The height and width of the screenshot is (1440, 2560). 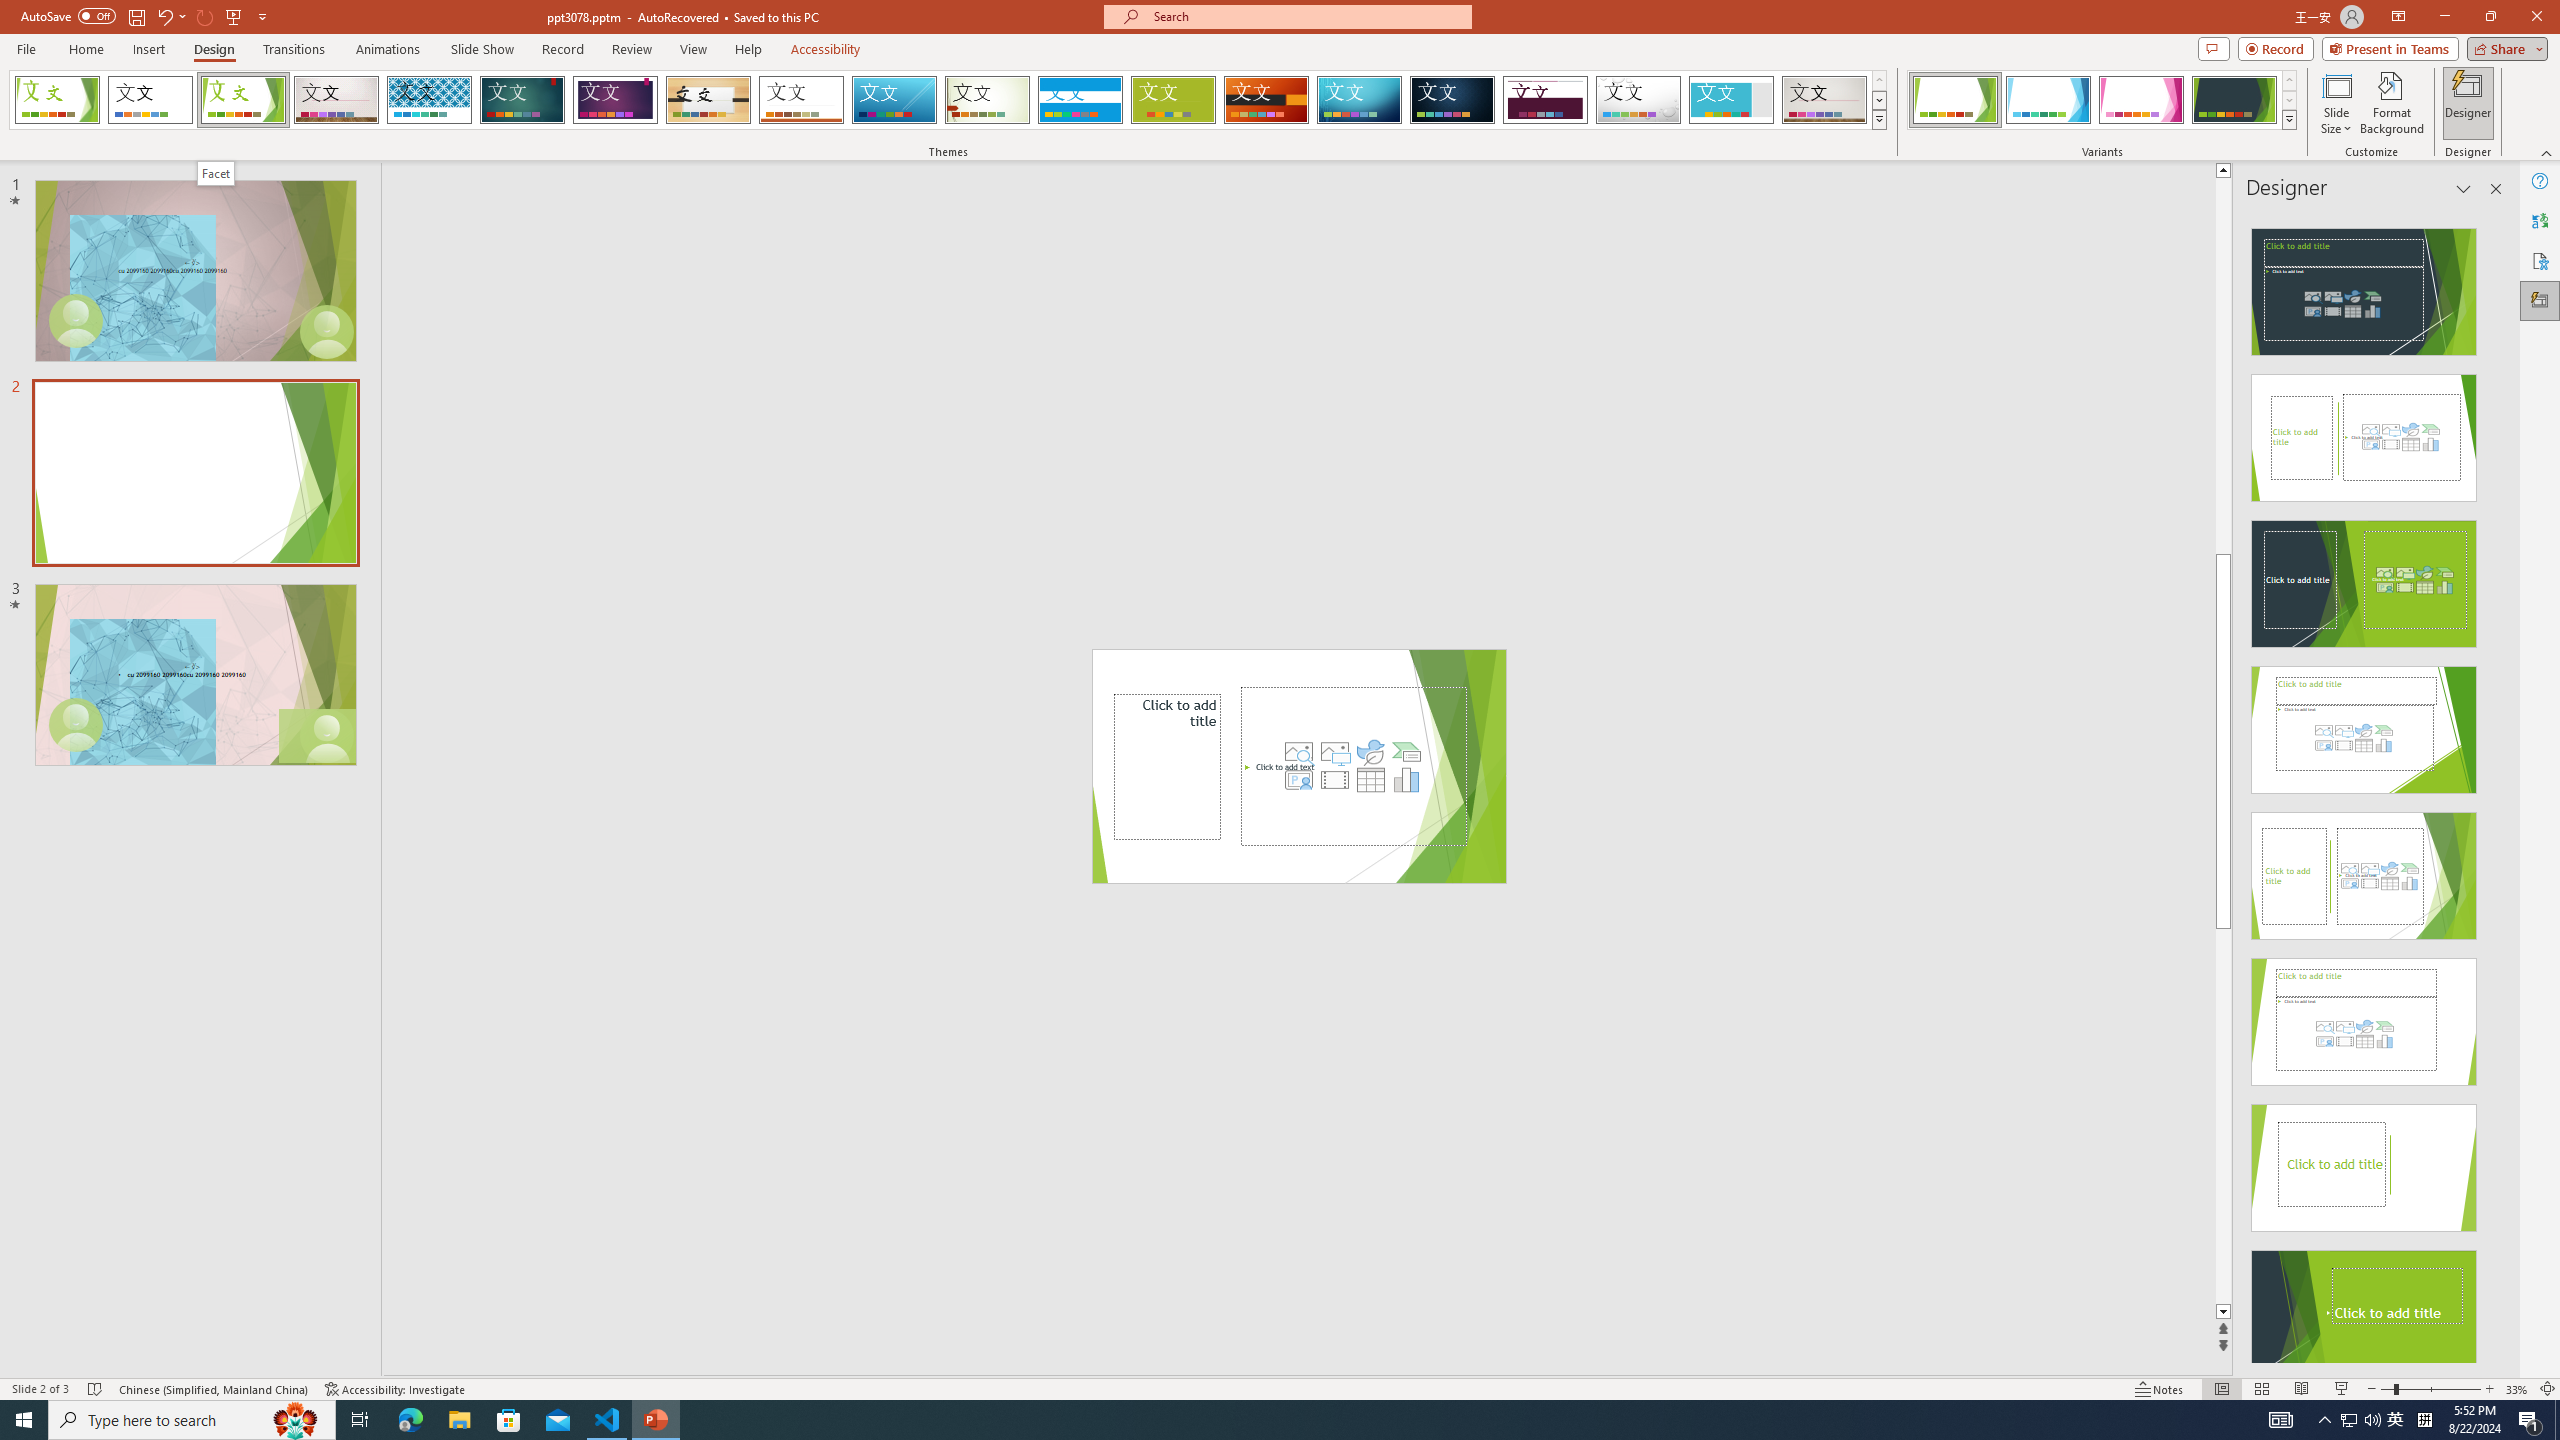 What do you see at coordinates (947, 99) in the screenshot?
I see `'AutomationID: SlideThemesGallery'` at bounding box center [947, 99].